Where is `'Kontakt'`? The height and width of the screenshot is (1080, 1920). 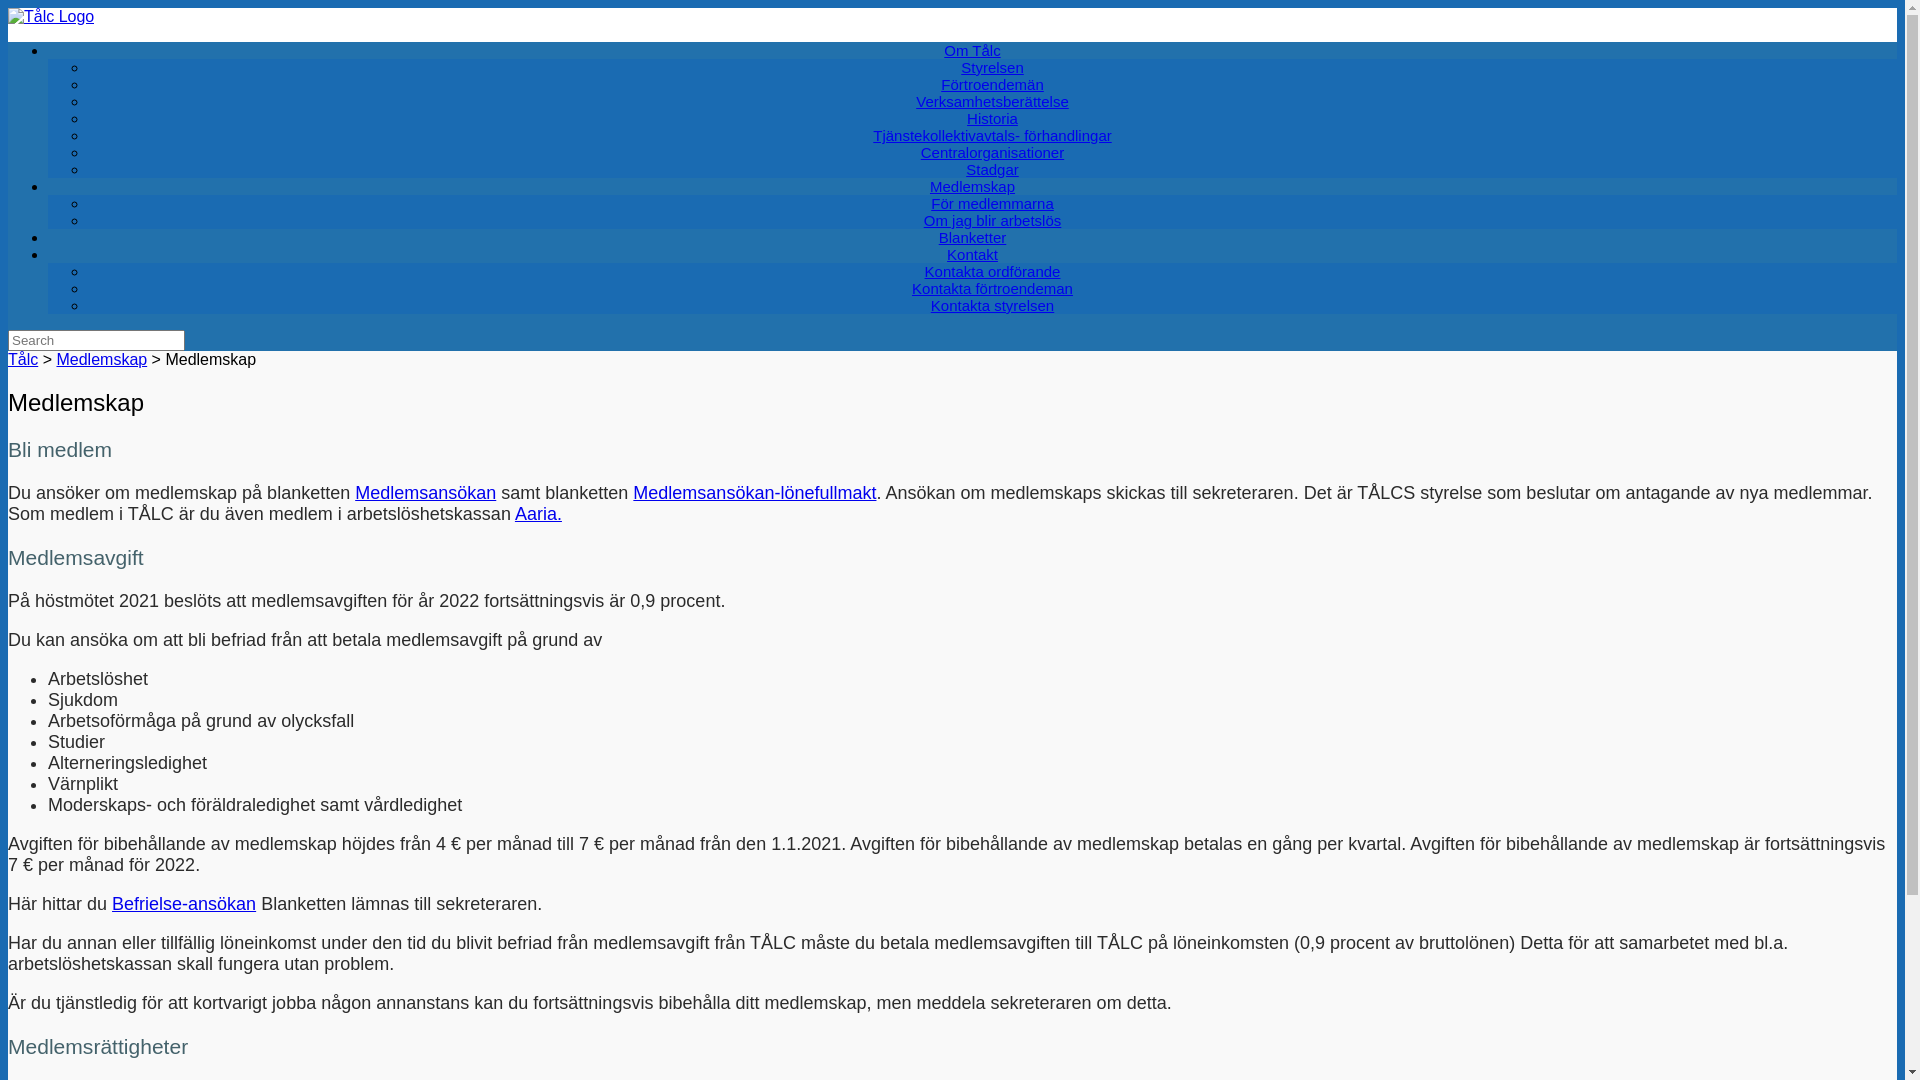
'Kontakt' is located at coordinates (972, 253).